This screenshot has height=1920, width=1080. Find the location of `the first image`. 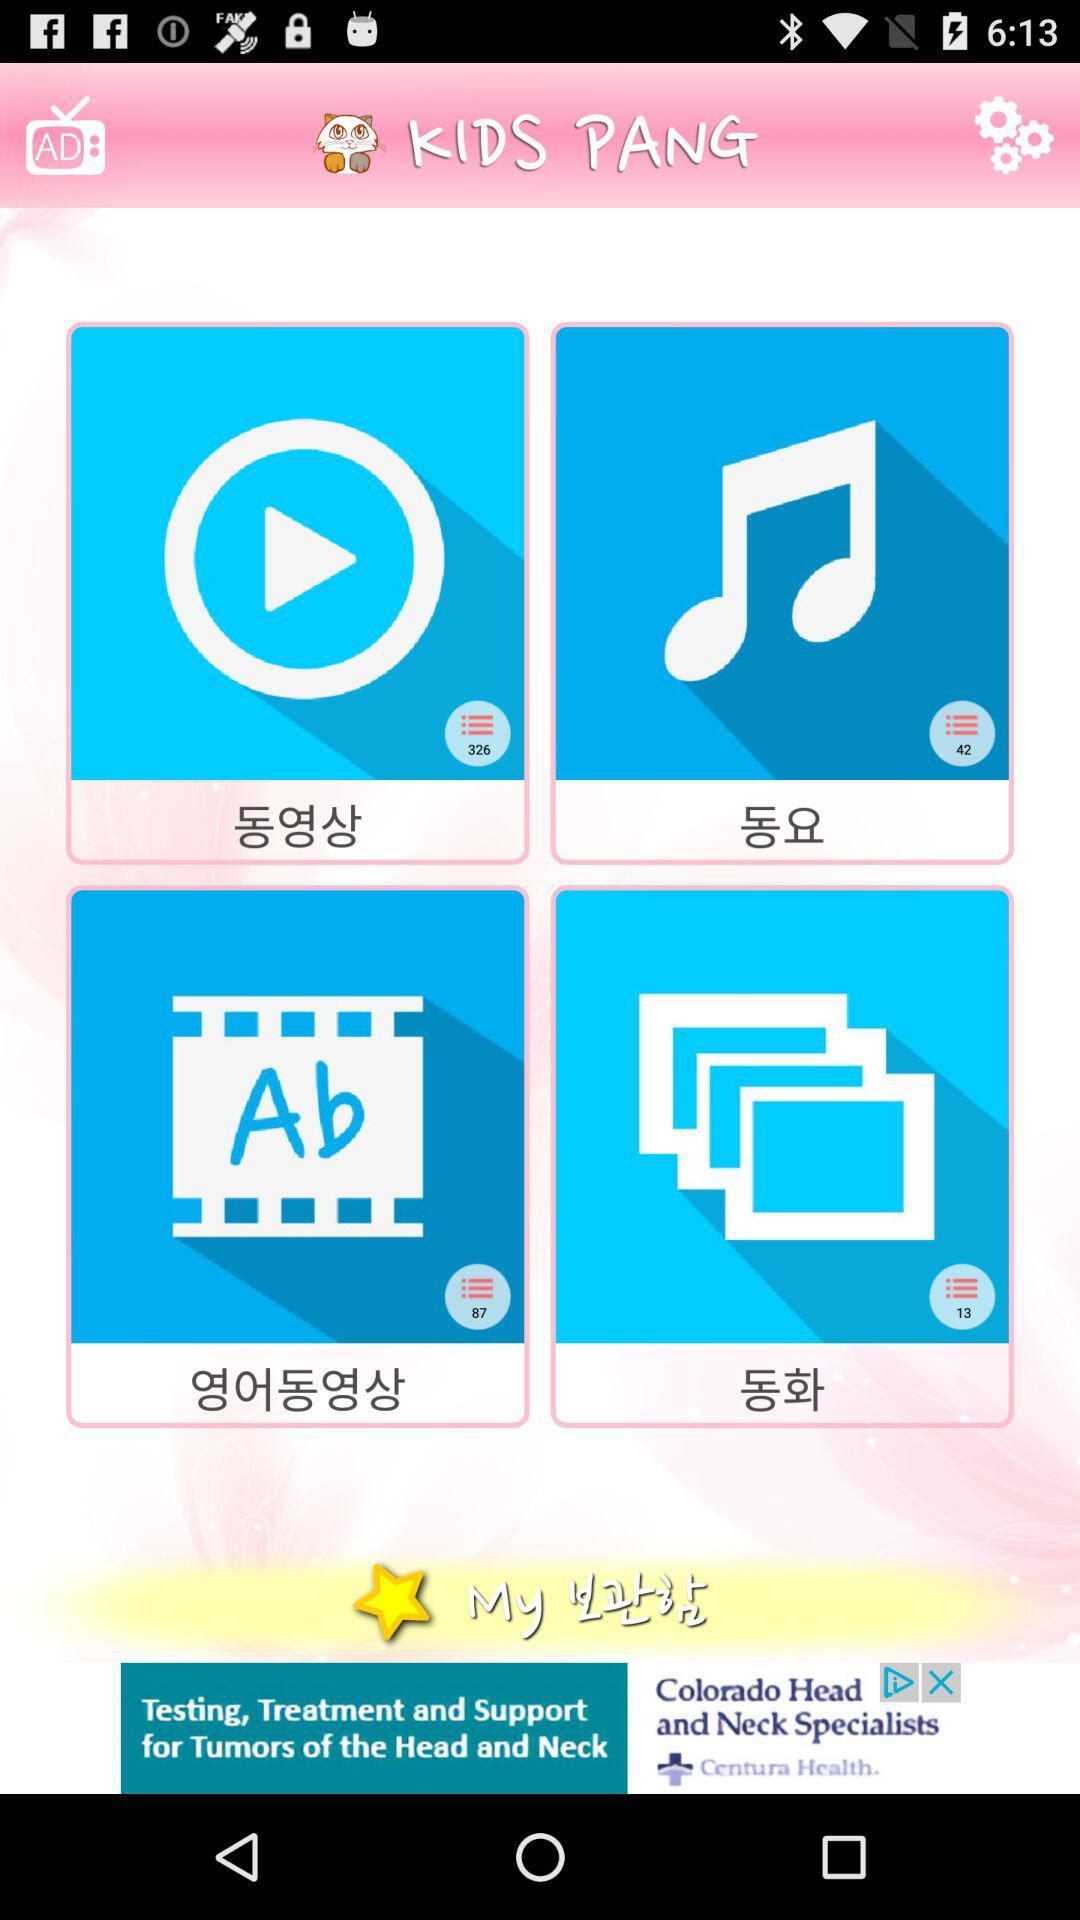

the first image is located at coordinates (297, 553).